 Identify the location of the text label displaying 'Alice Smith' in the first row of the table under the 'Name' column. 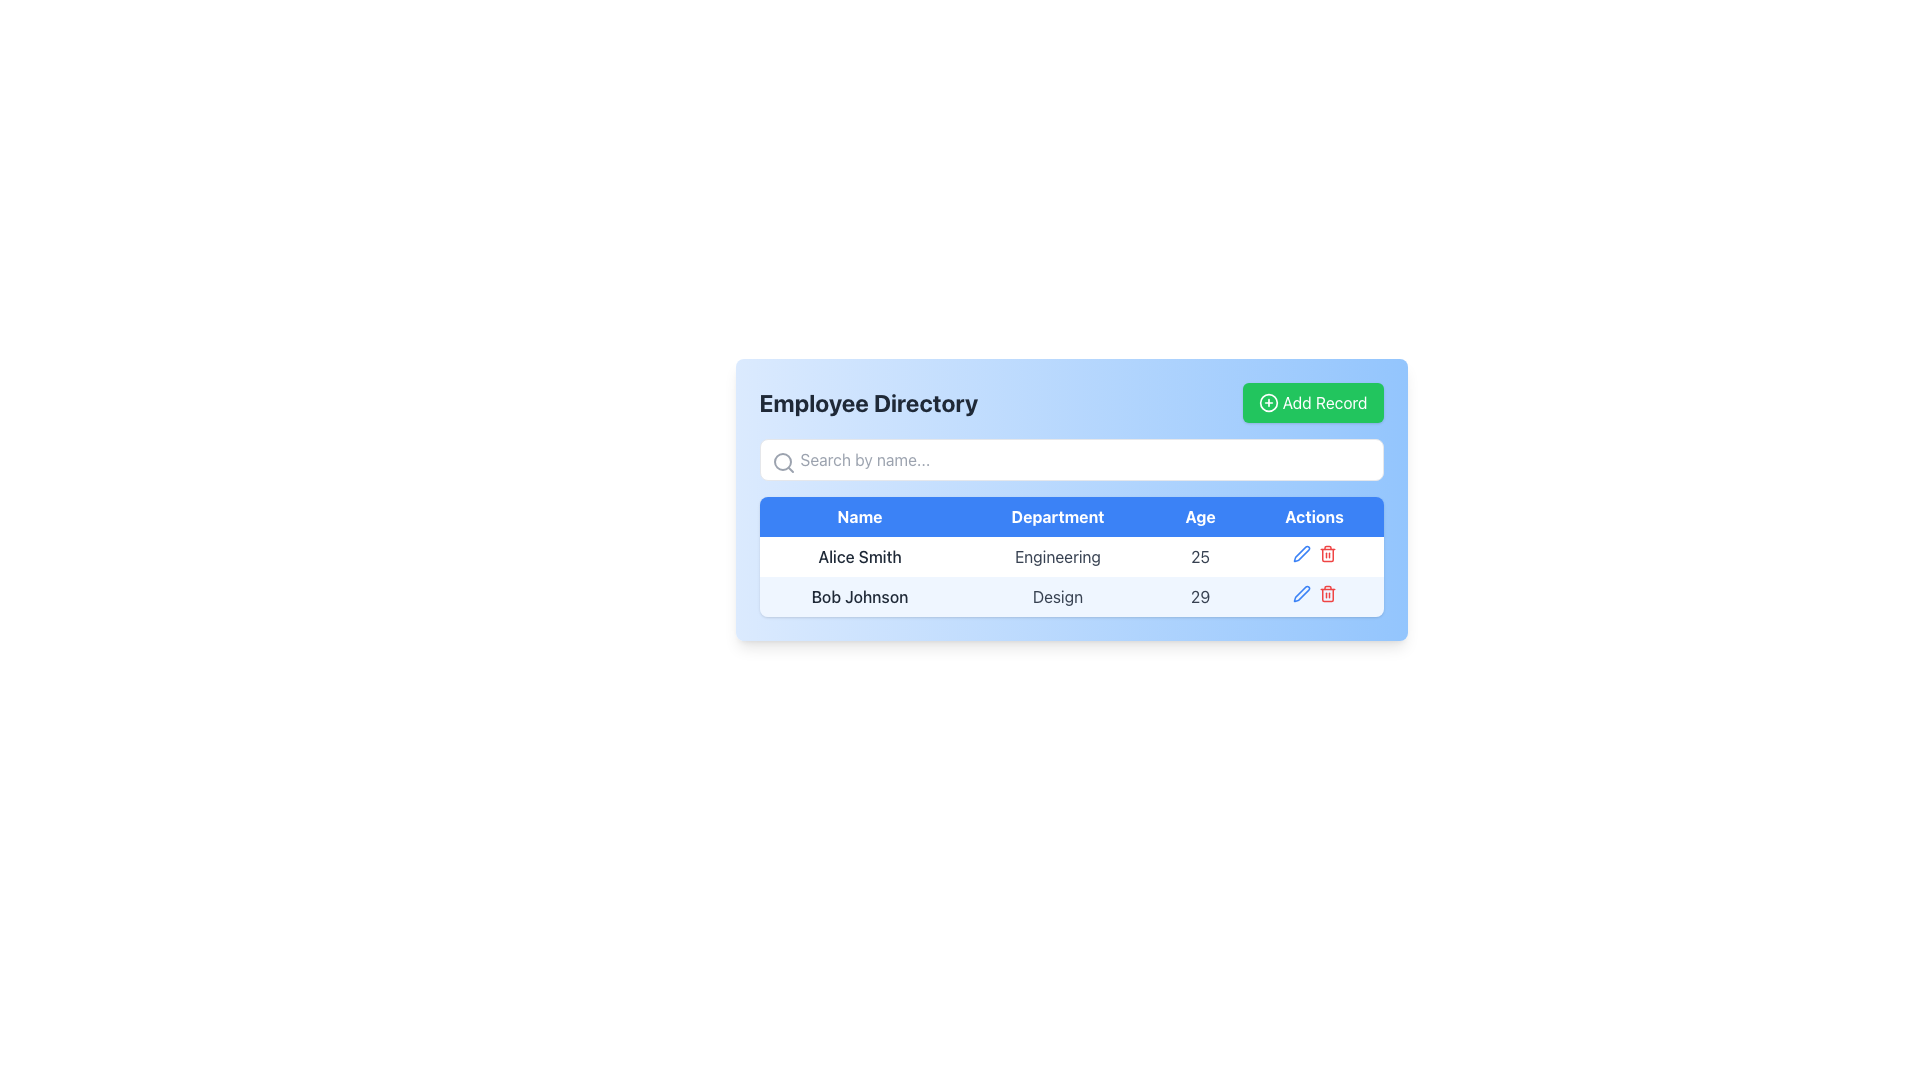
(859, 556).